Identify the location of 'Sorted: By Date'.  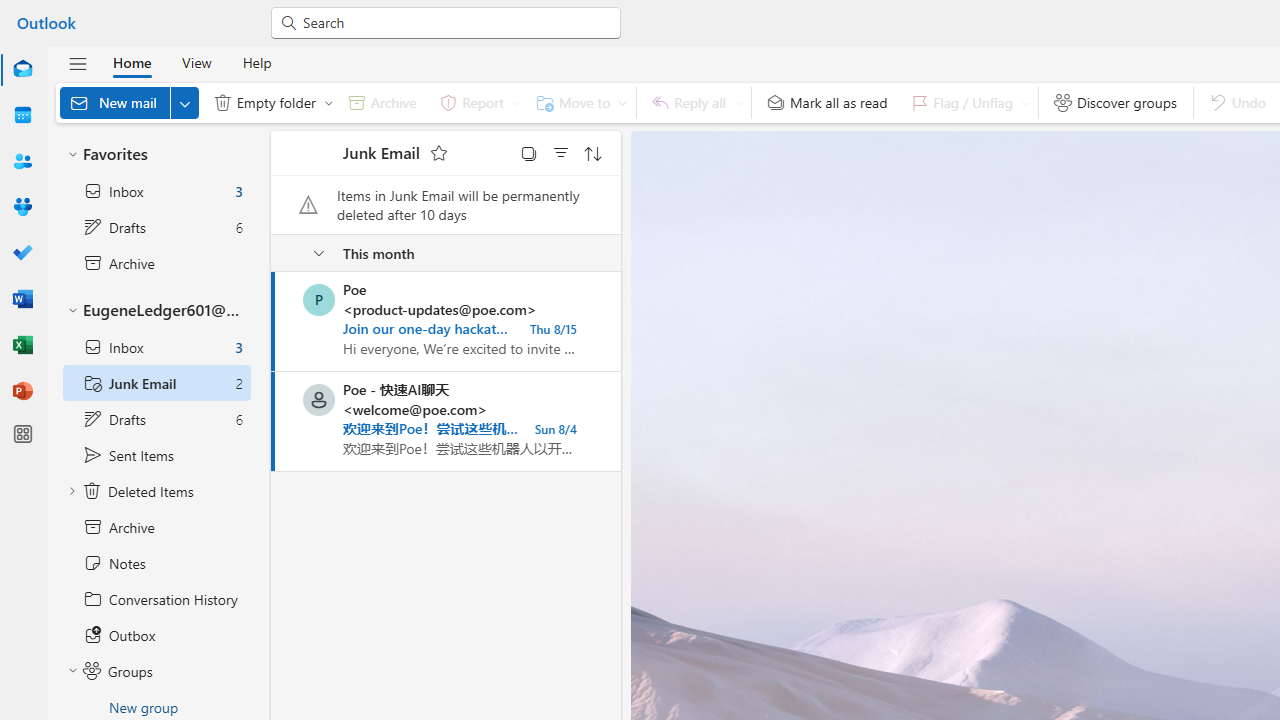
(592, 152).